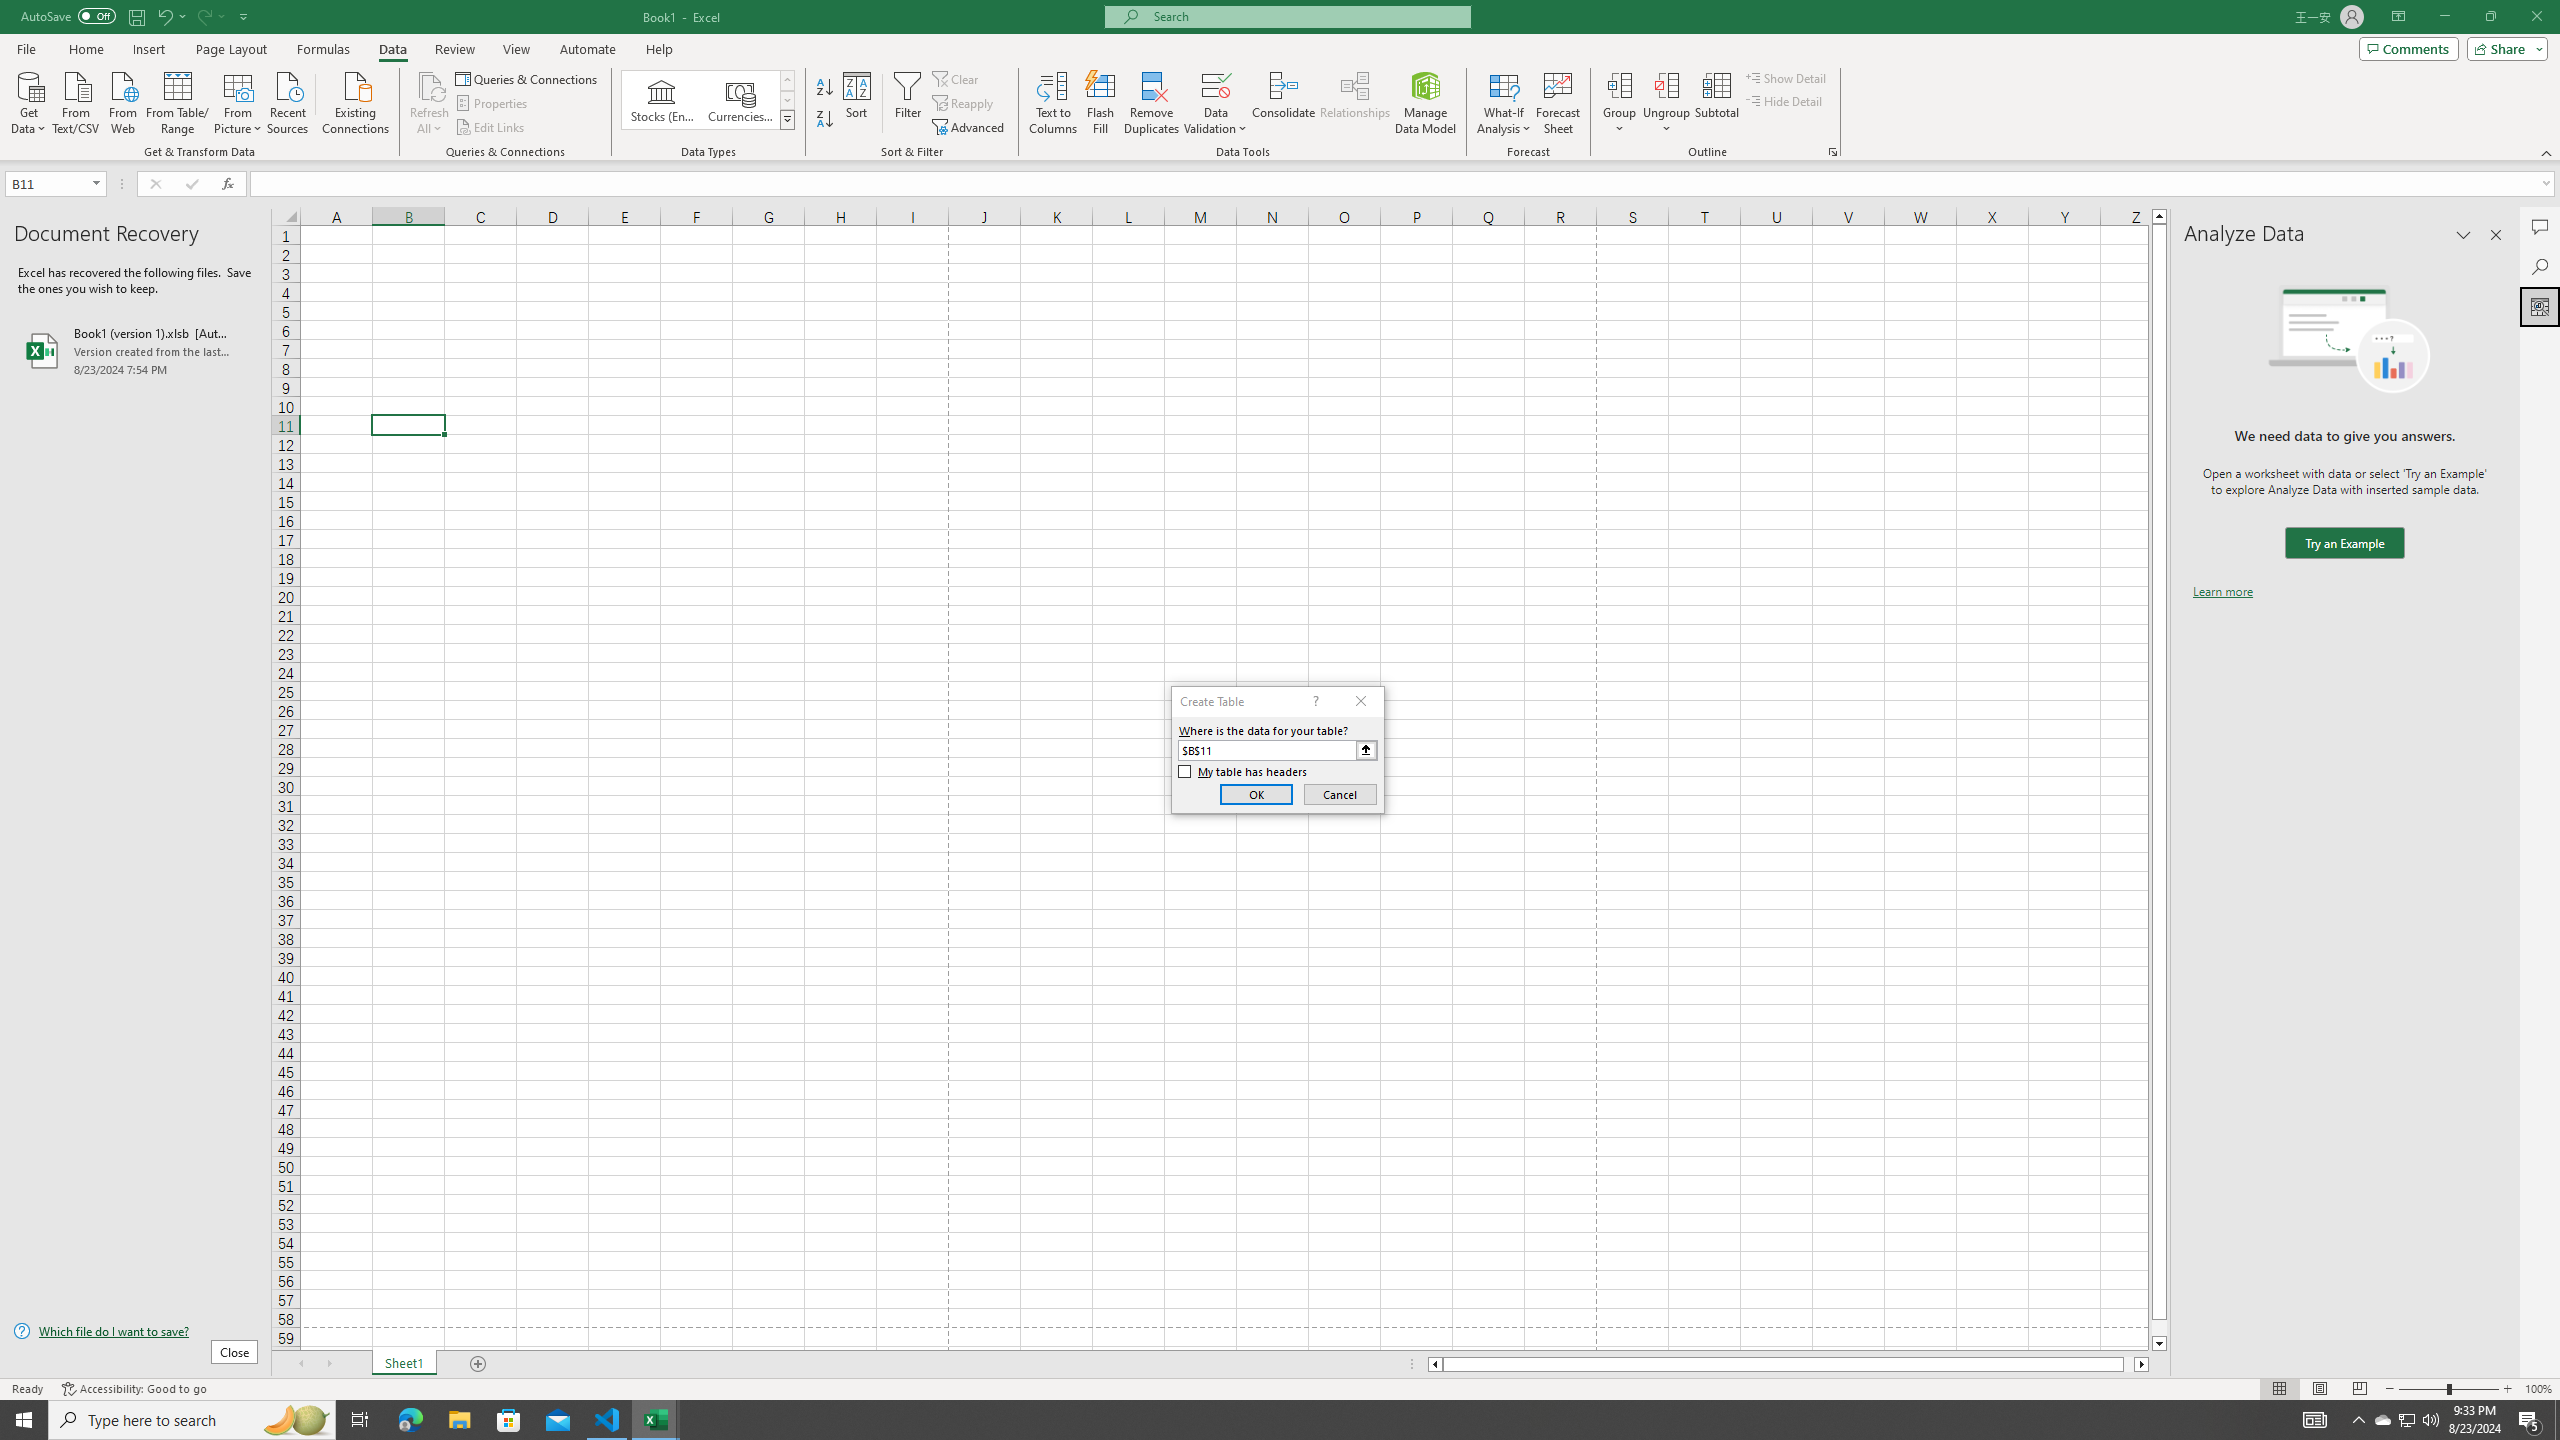 This screenshot has width=2560, height=1440. Describe the element at coordinates (1100, 103) in the screenshot. I see `'Flash Fill'` at that location.